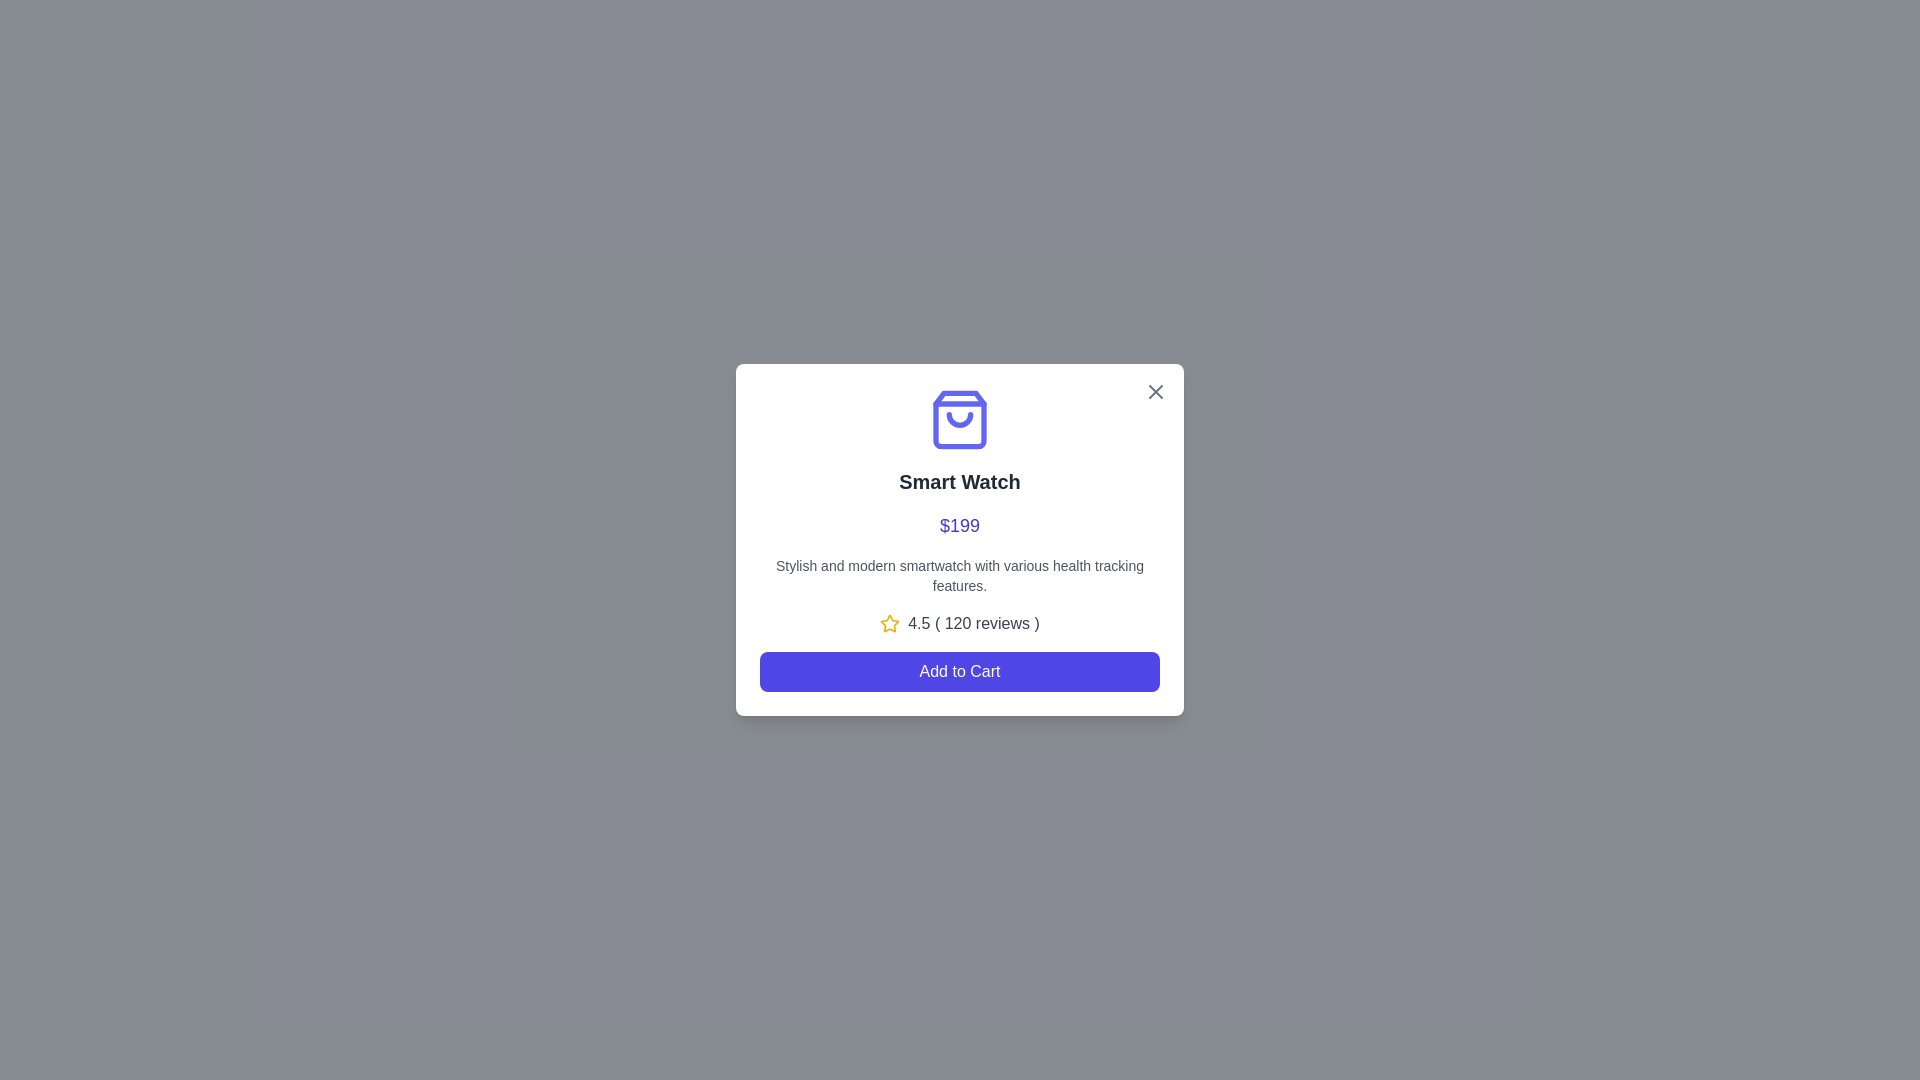  Describe the element at coordinates (960, 419) in the screenshot. I see `the shopping icon located at the top-center of the modal dialog, which visually represents e-commerce or product buying` at that location.